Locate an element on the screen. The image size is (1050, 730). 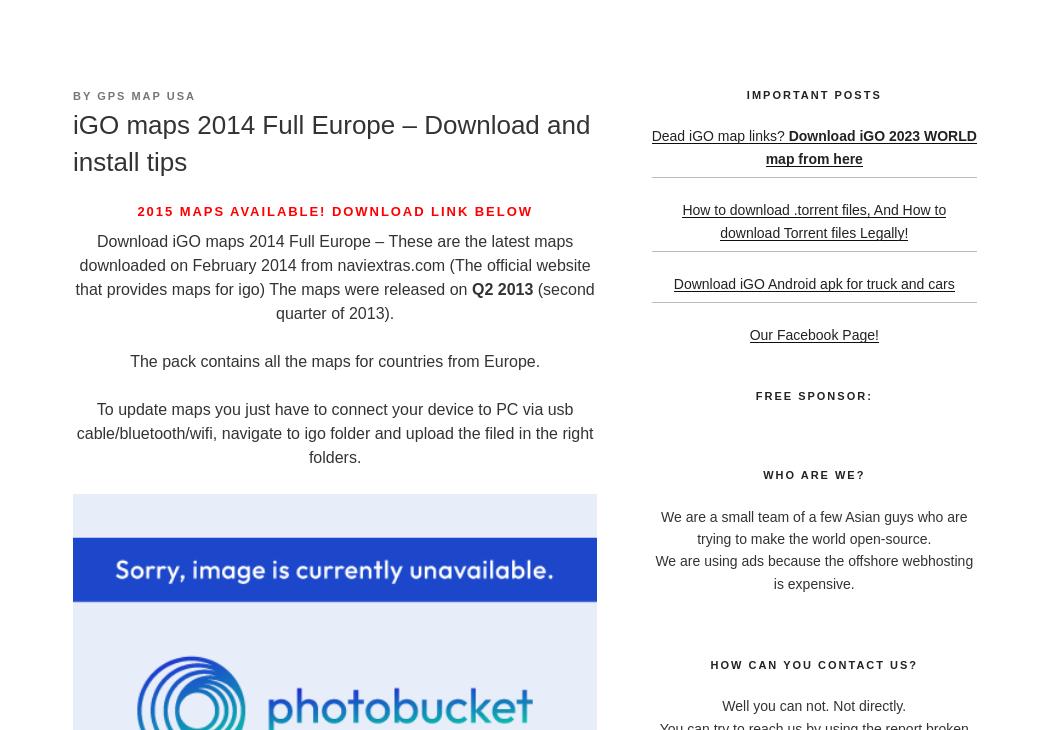
'2015 Maps available! Download link below' is located at coordinates (136, 210).